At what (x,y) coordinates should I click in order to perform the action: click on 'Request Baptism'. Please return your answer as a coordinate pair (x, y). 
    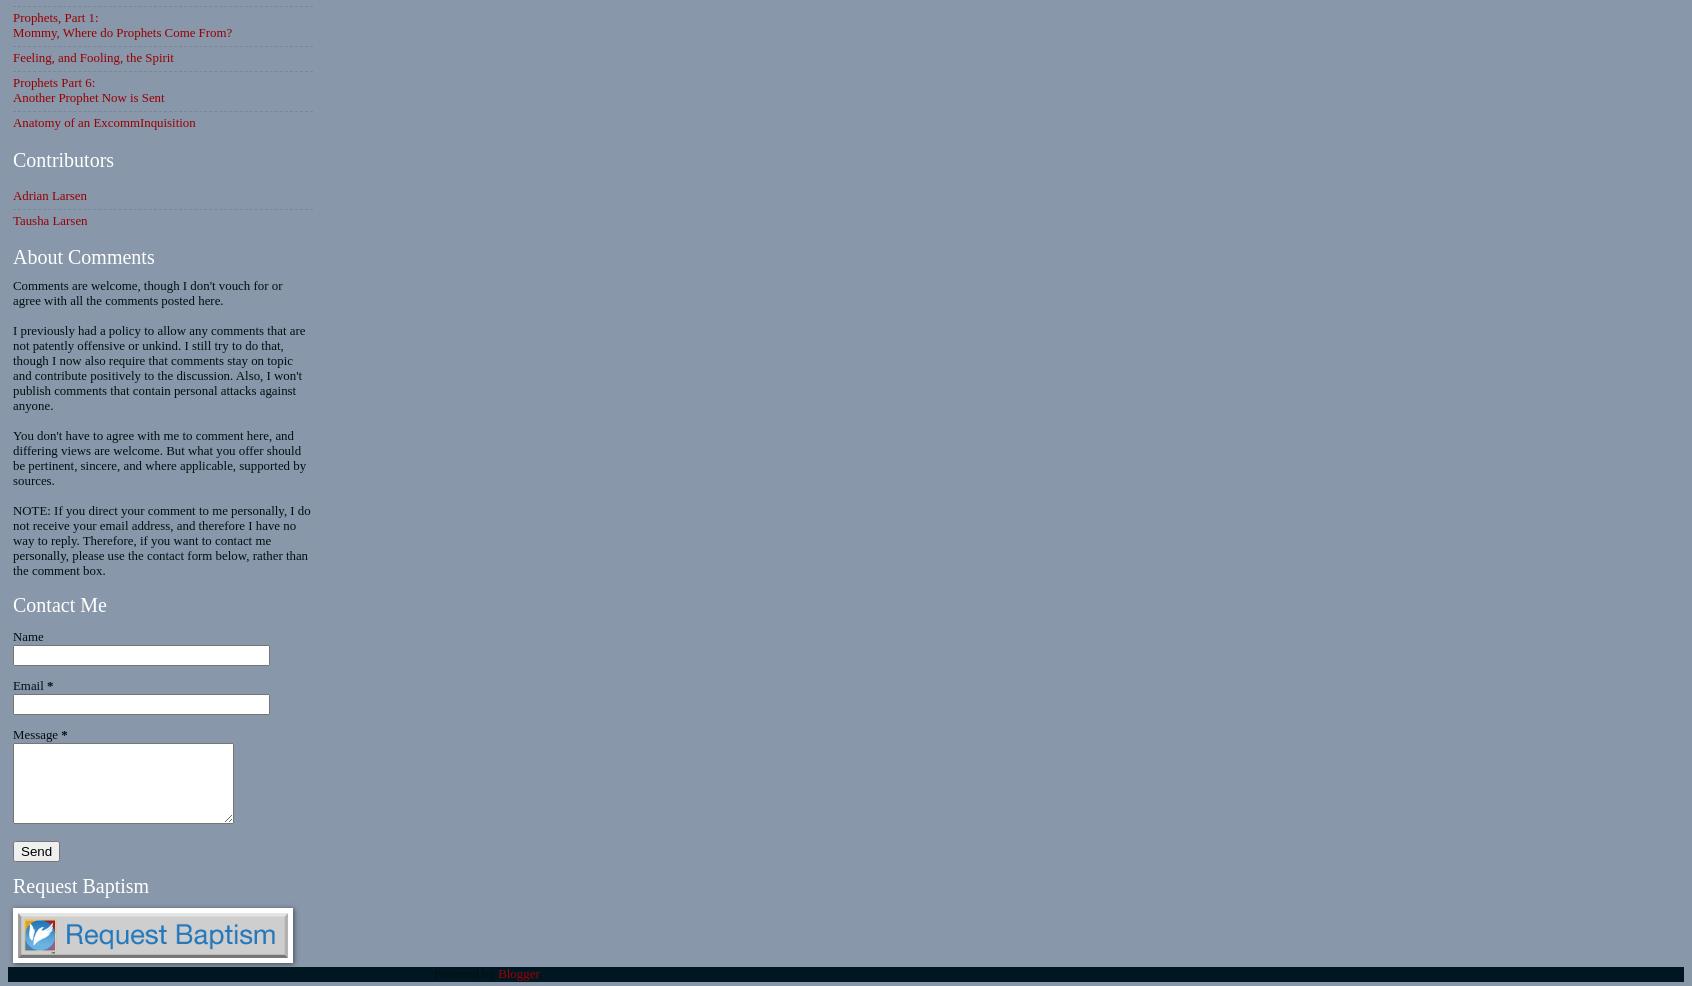
    Looking at the image, I should click on (81, 884).